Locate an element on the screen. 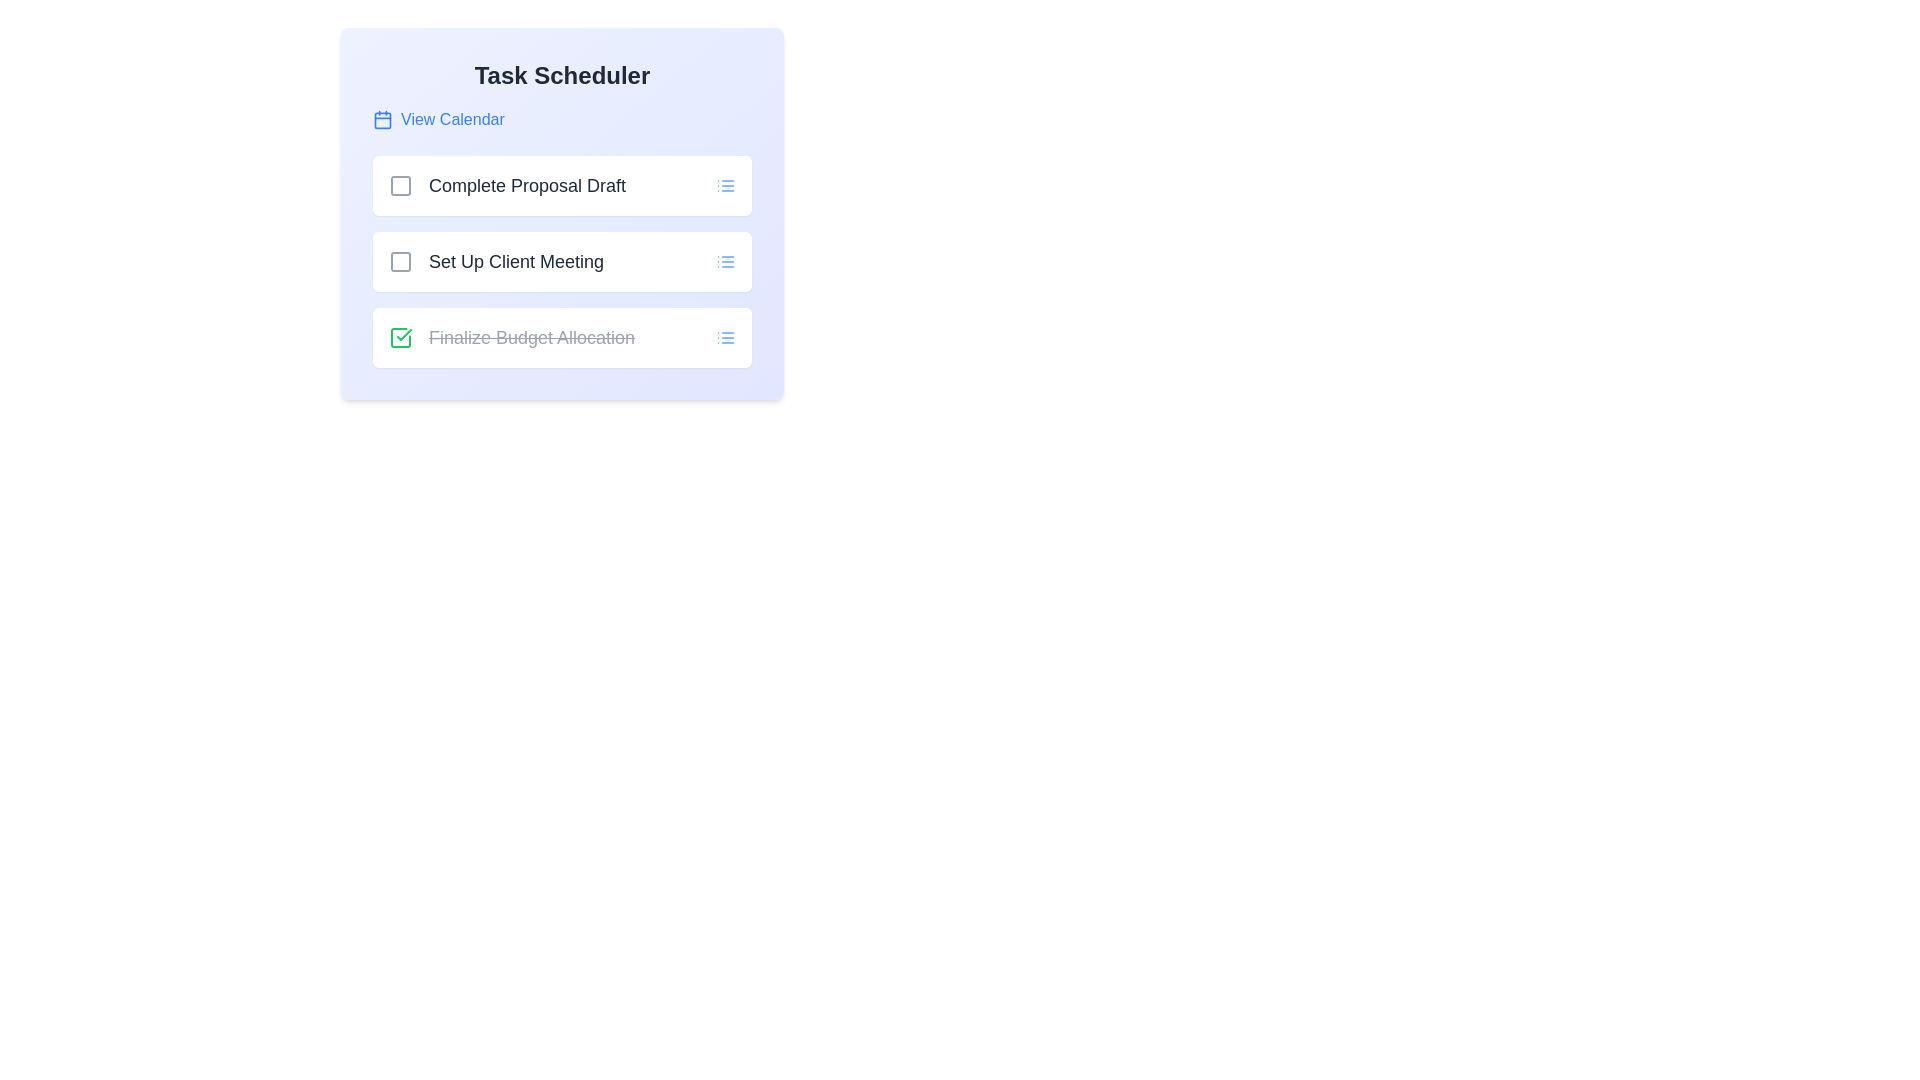  the task named Finalize Budget Allocation is located at coordinates (400, 337).